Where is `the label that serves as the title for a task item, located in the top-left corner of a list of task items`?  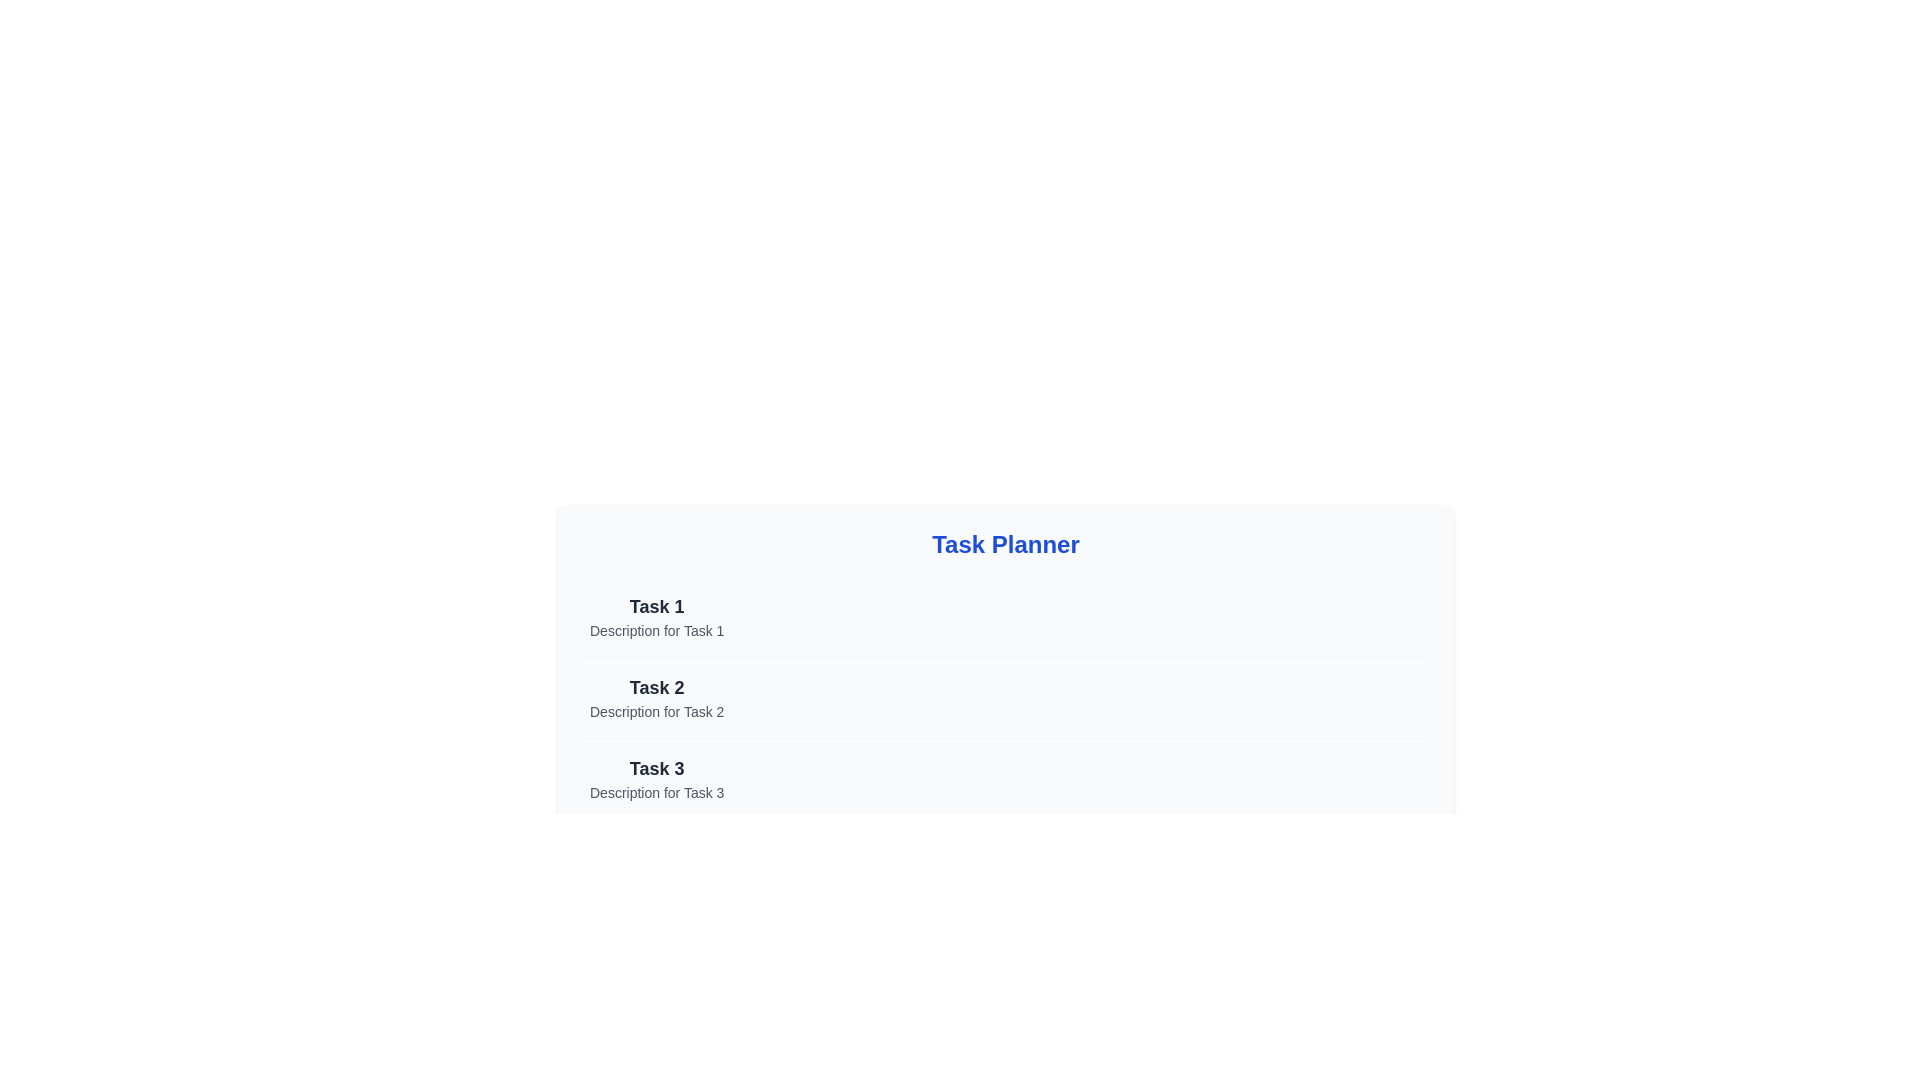
the label that serves as the title for a task item, located in the top-left corner of a list of task items is located at coordinates (657, 605).